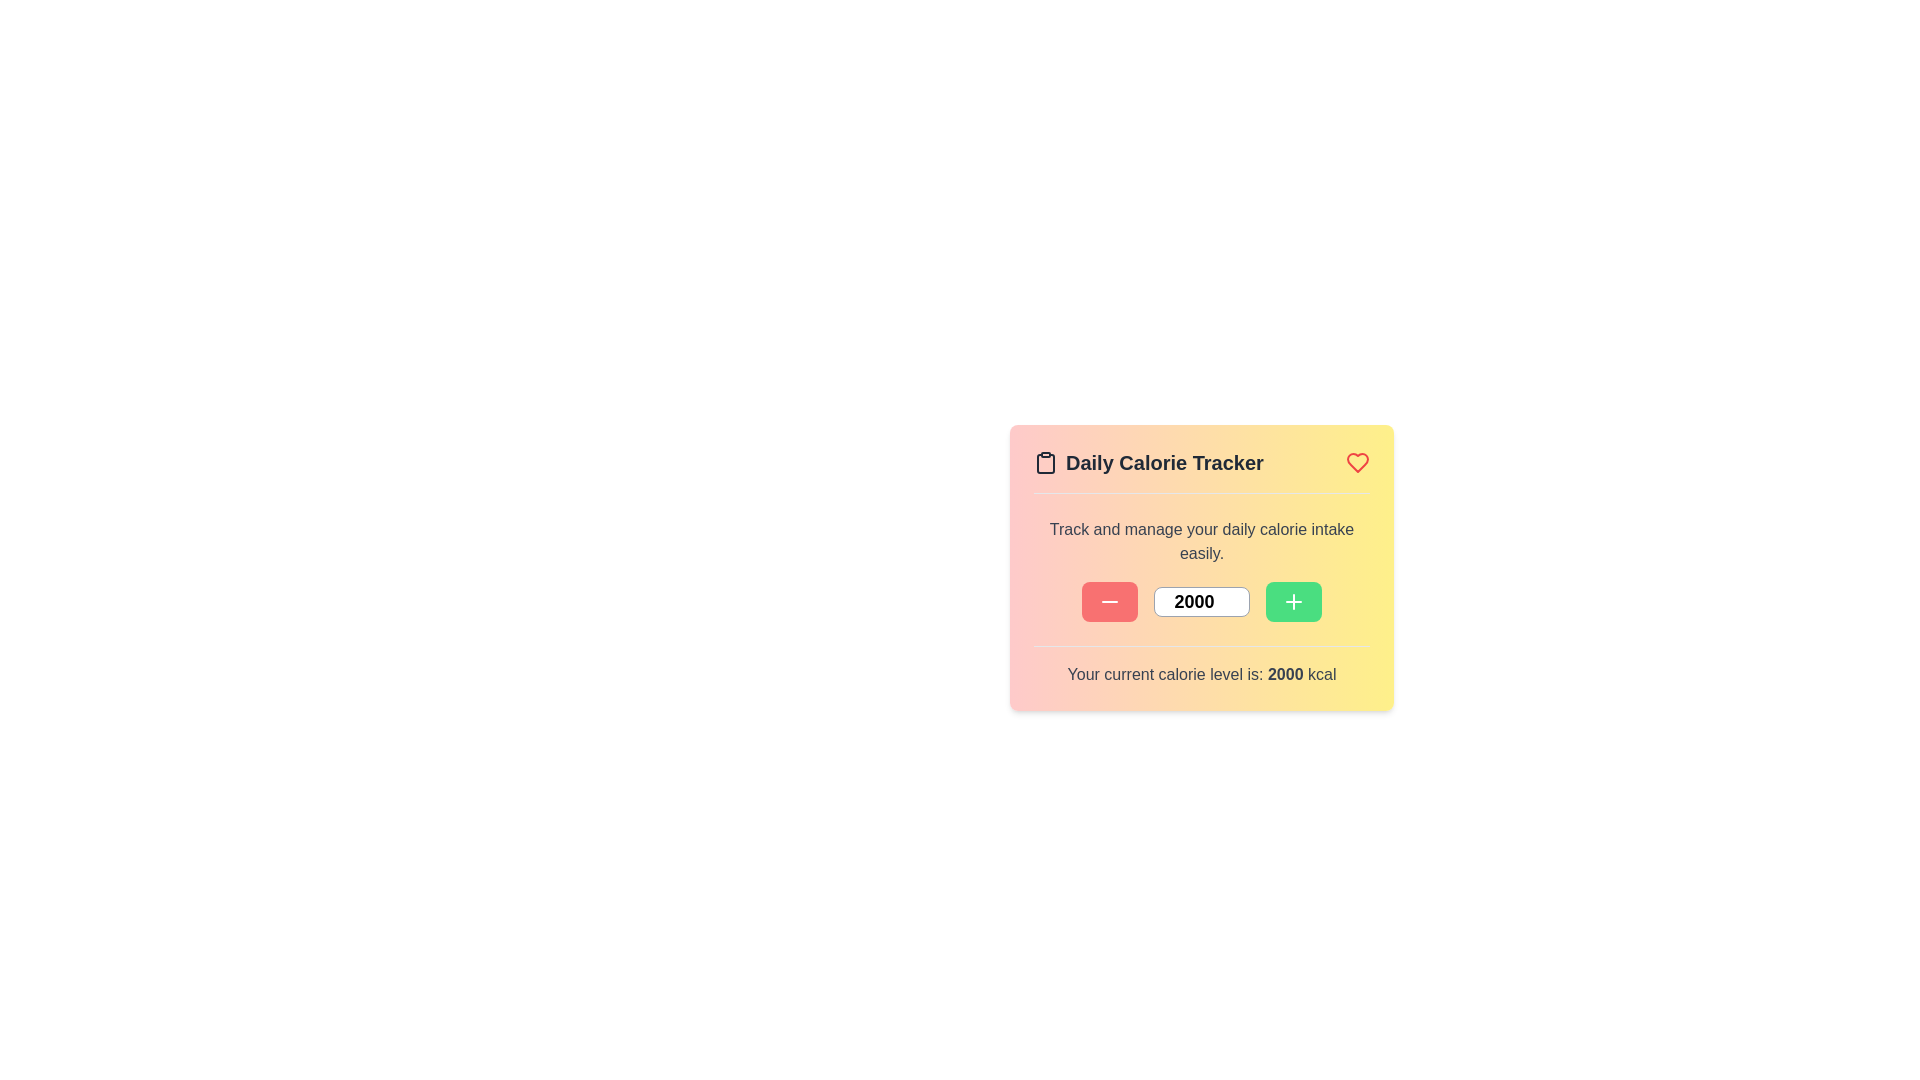 This screenshot has height=1080, width=1920. Describe the element at coordinates (1200, 471) in the screenshot. I see `the title bar labeled 'Daily Calorie Tracker', which is styled with a gradient background and contains icons of a clipboard and a red heart` at that location.